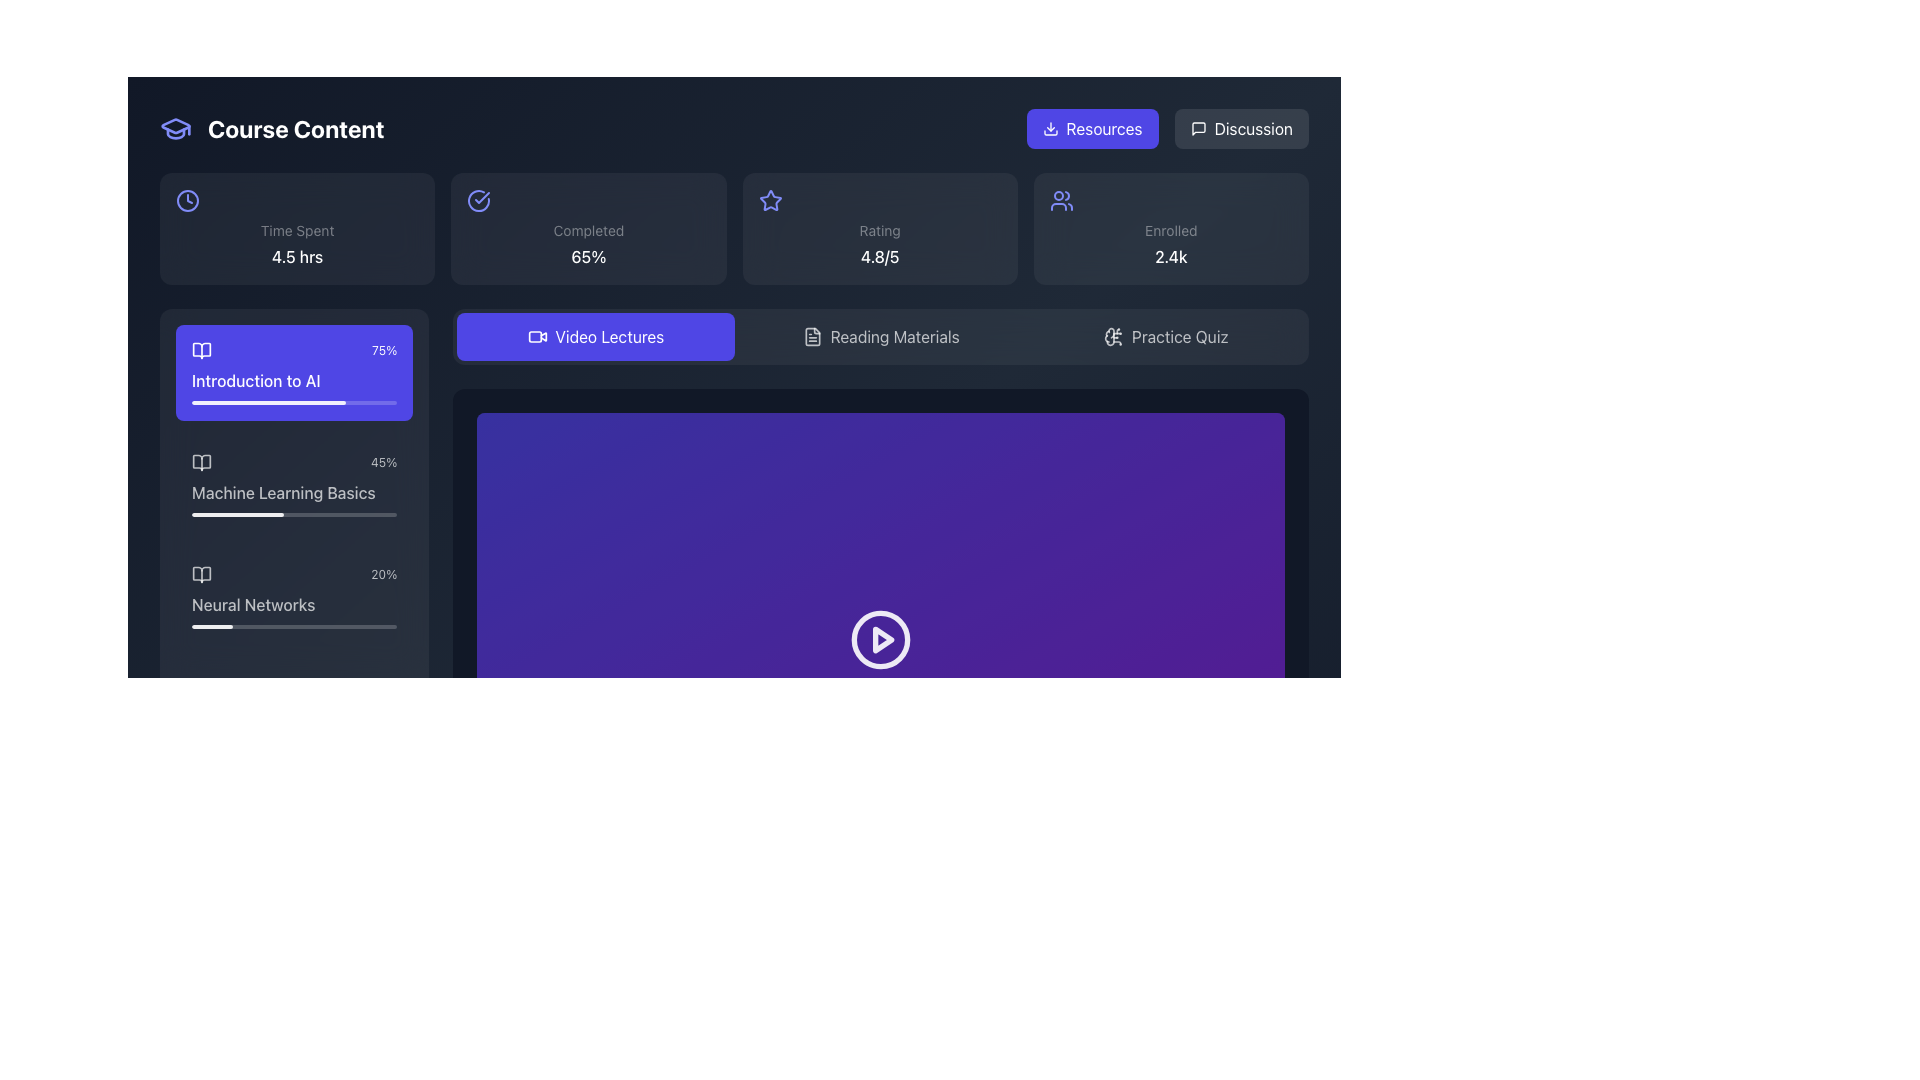 The width and height of the screenshot is (1920, 1080). I want to click on displayed information on the Information card, which shows the amount of time spent on a course or activity, located at the top left corner of the grid, so click(296, 227).